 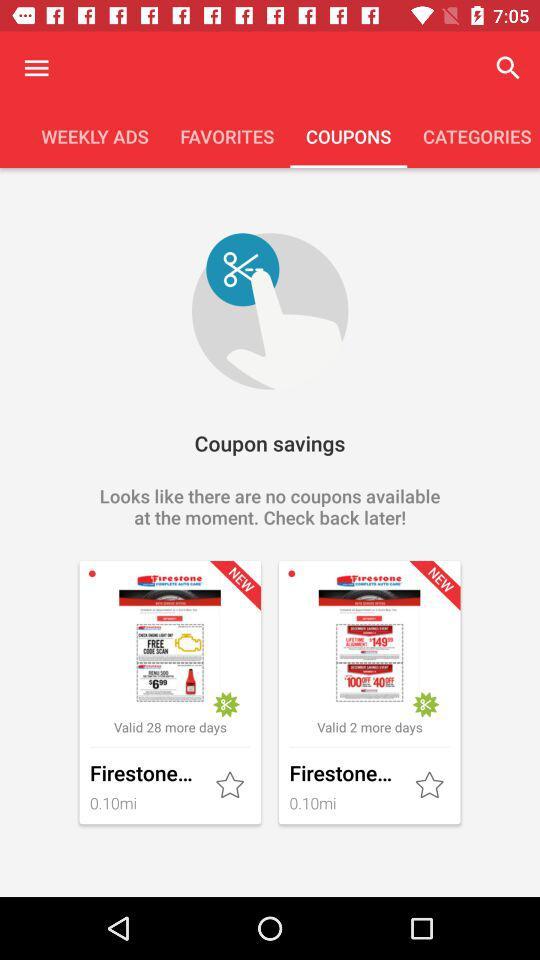 What do you see at coordinates (231, 786) in the screenshot?
I see `item` at bounding box center [231, 786].